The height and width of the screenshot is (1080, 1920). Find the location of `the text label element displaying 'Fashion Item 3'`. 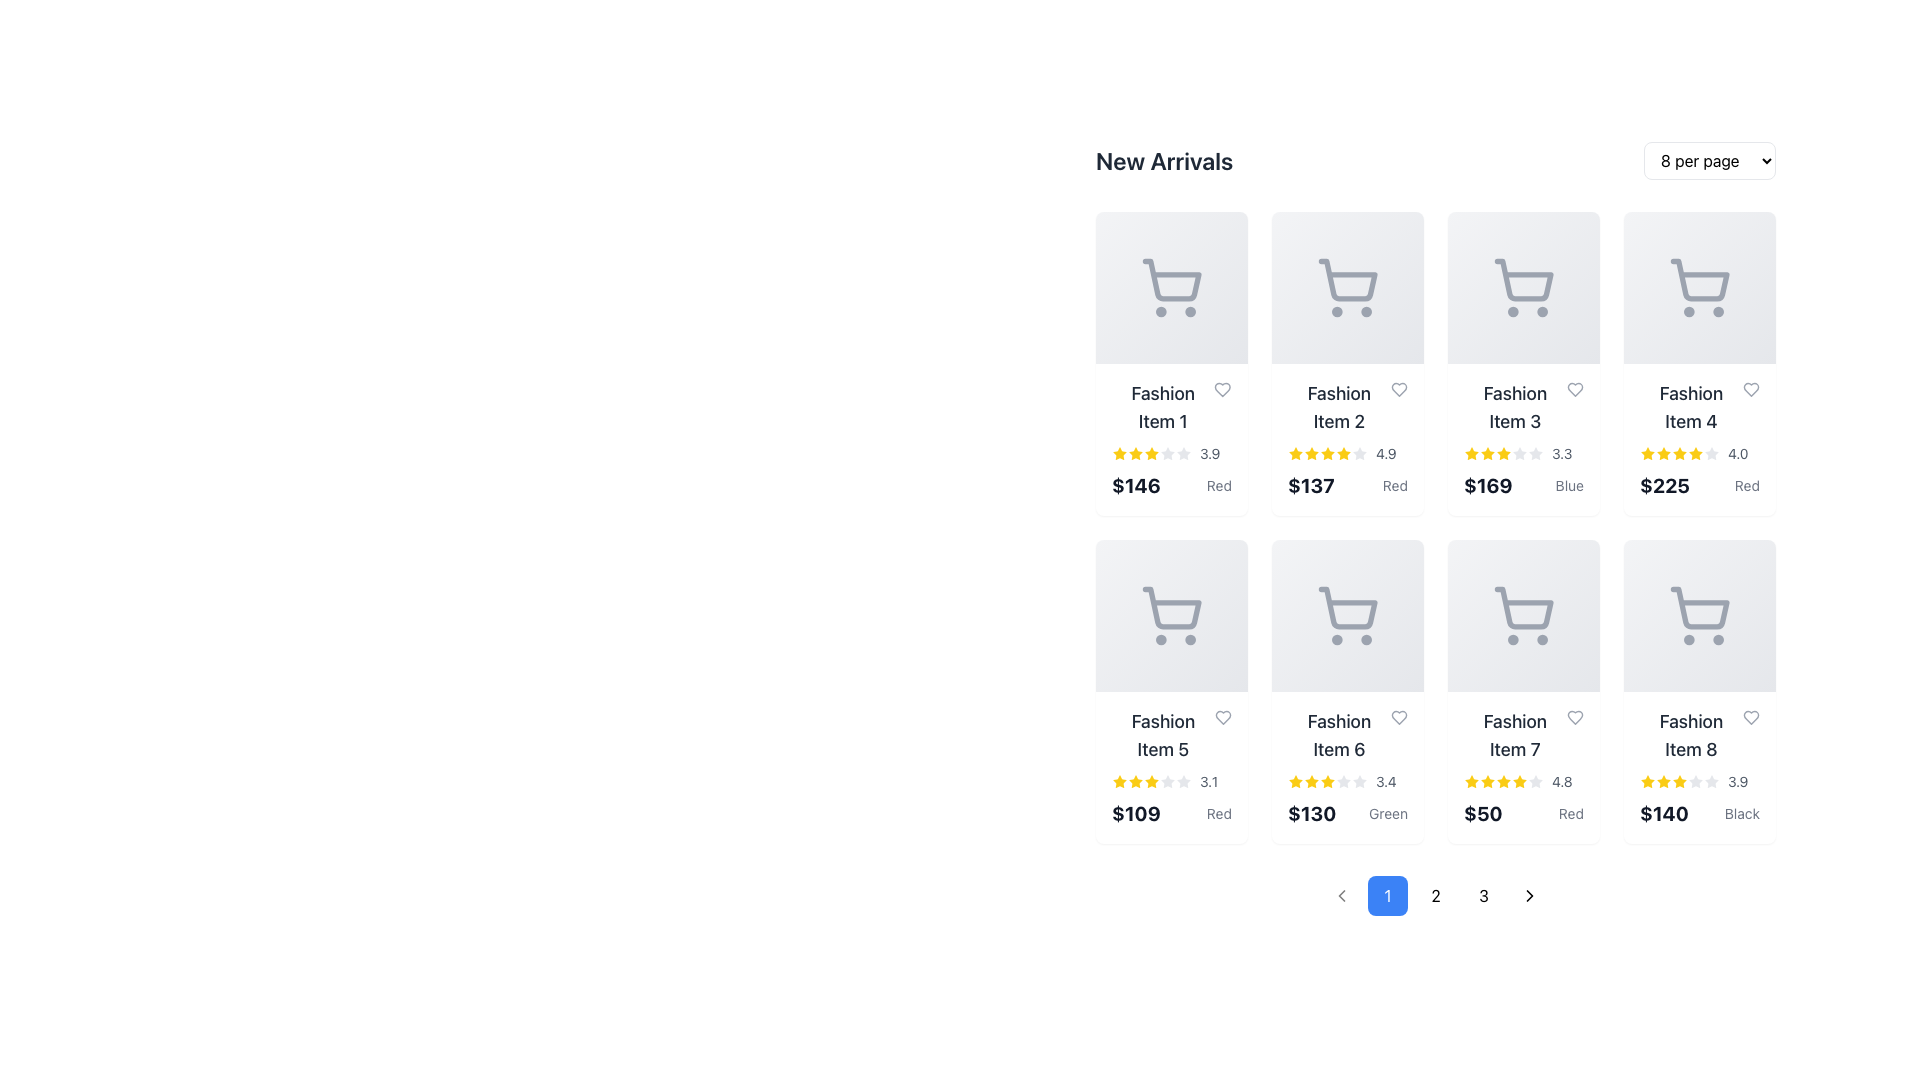

the text label element displaying 'Fashion Item 3' is located at coordinates (1522, 407).